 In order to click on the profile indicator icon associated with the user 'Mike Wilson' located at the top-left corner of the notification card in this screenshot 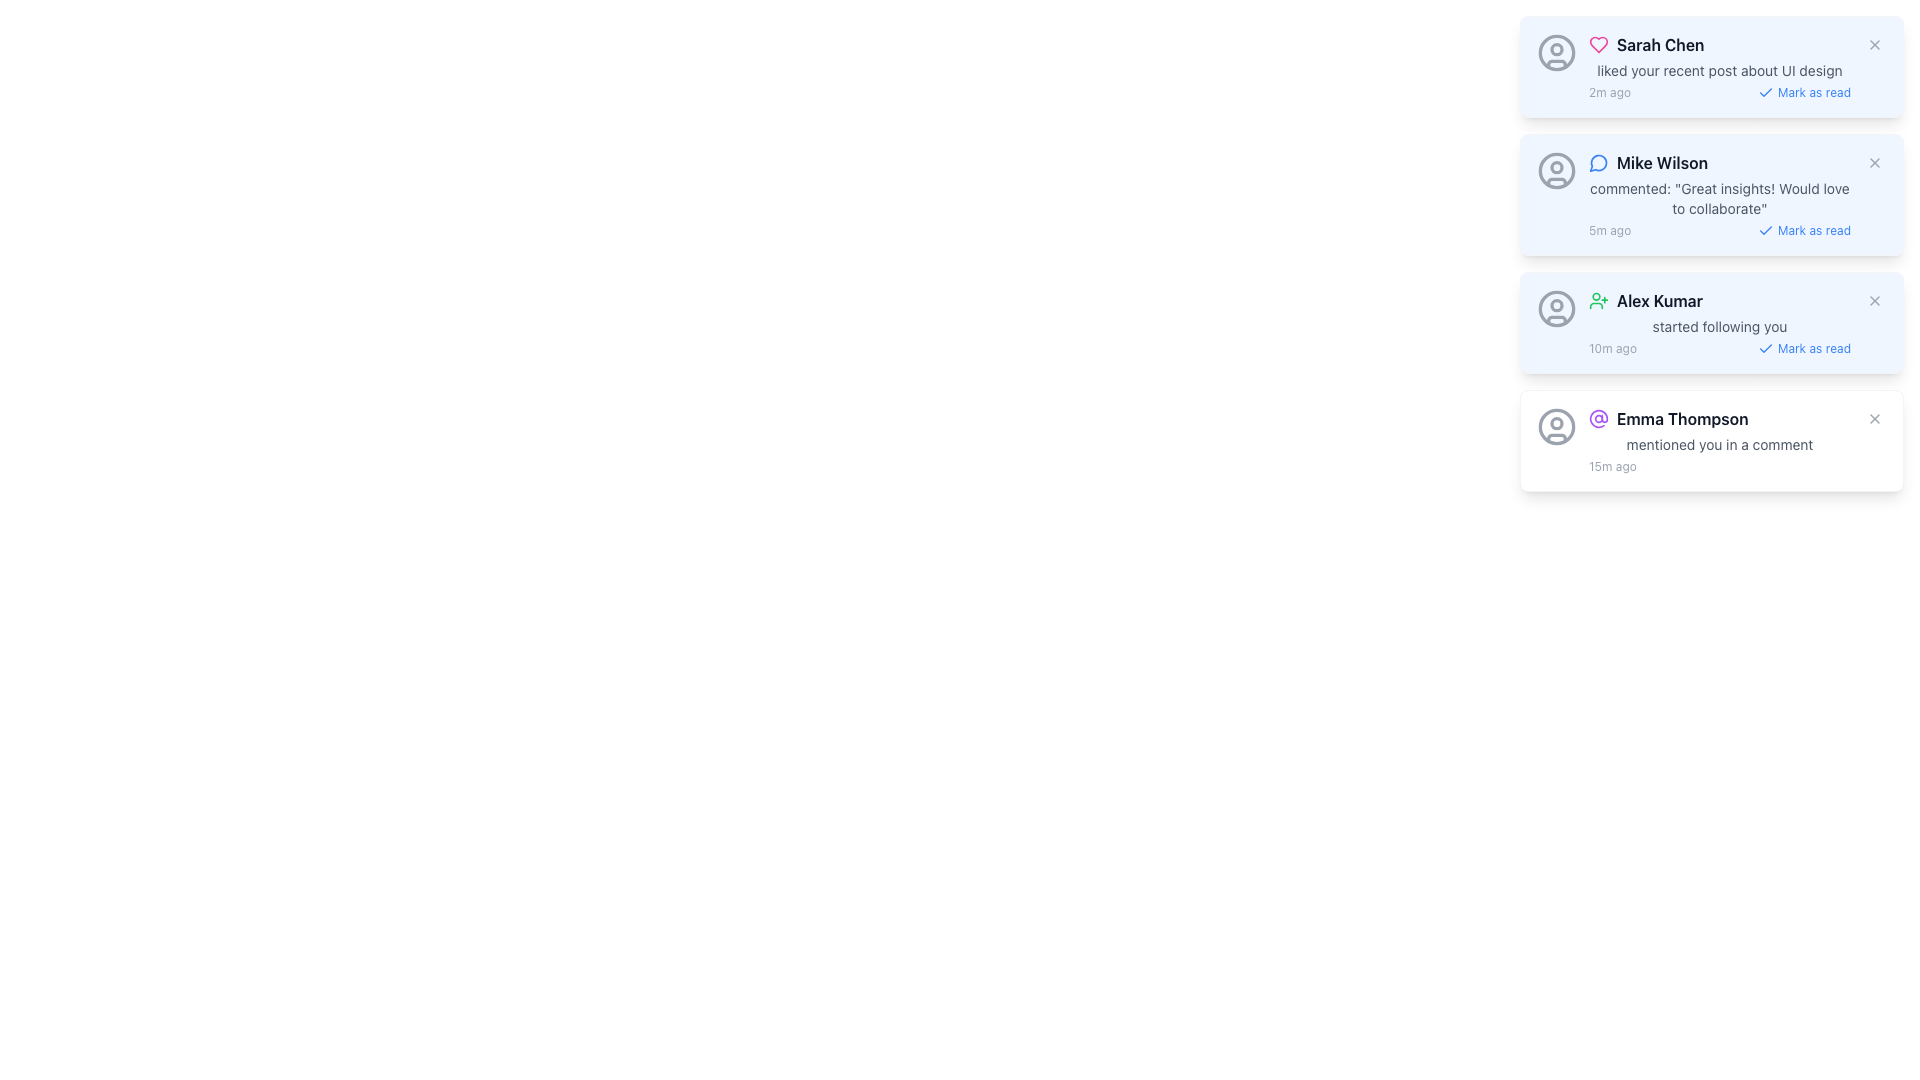, I will do `click(1555, 169)`.